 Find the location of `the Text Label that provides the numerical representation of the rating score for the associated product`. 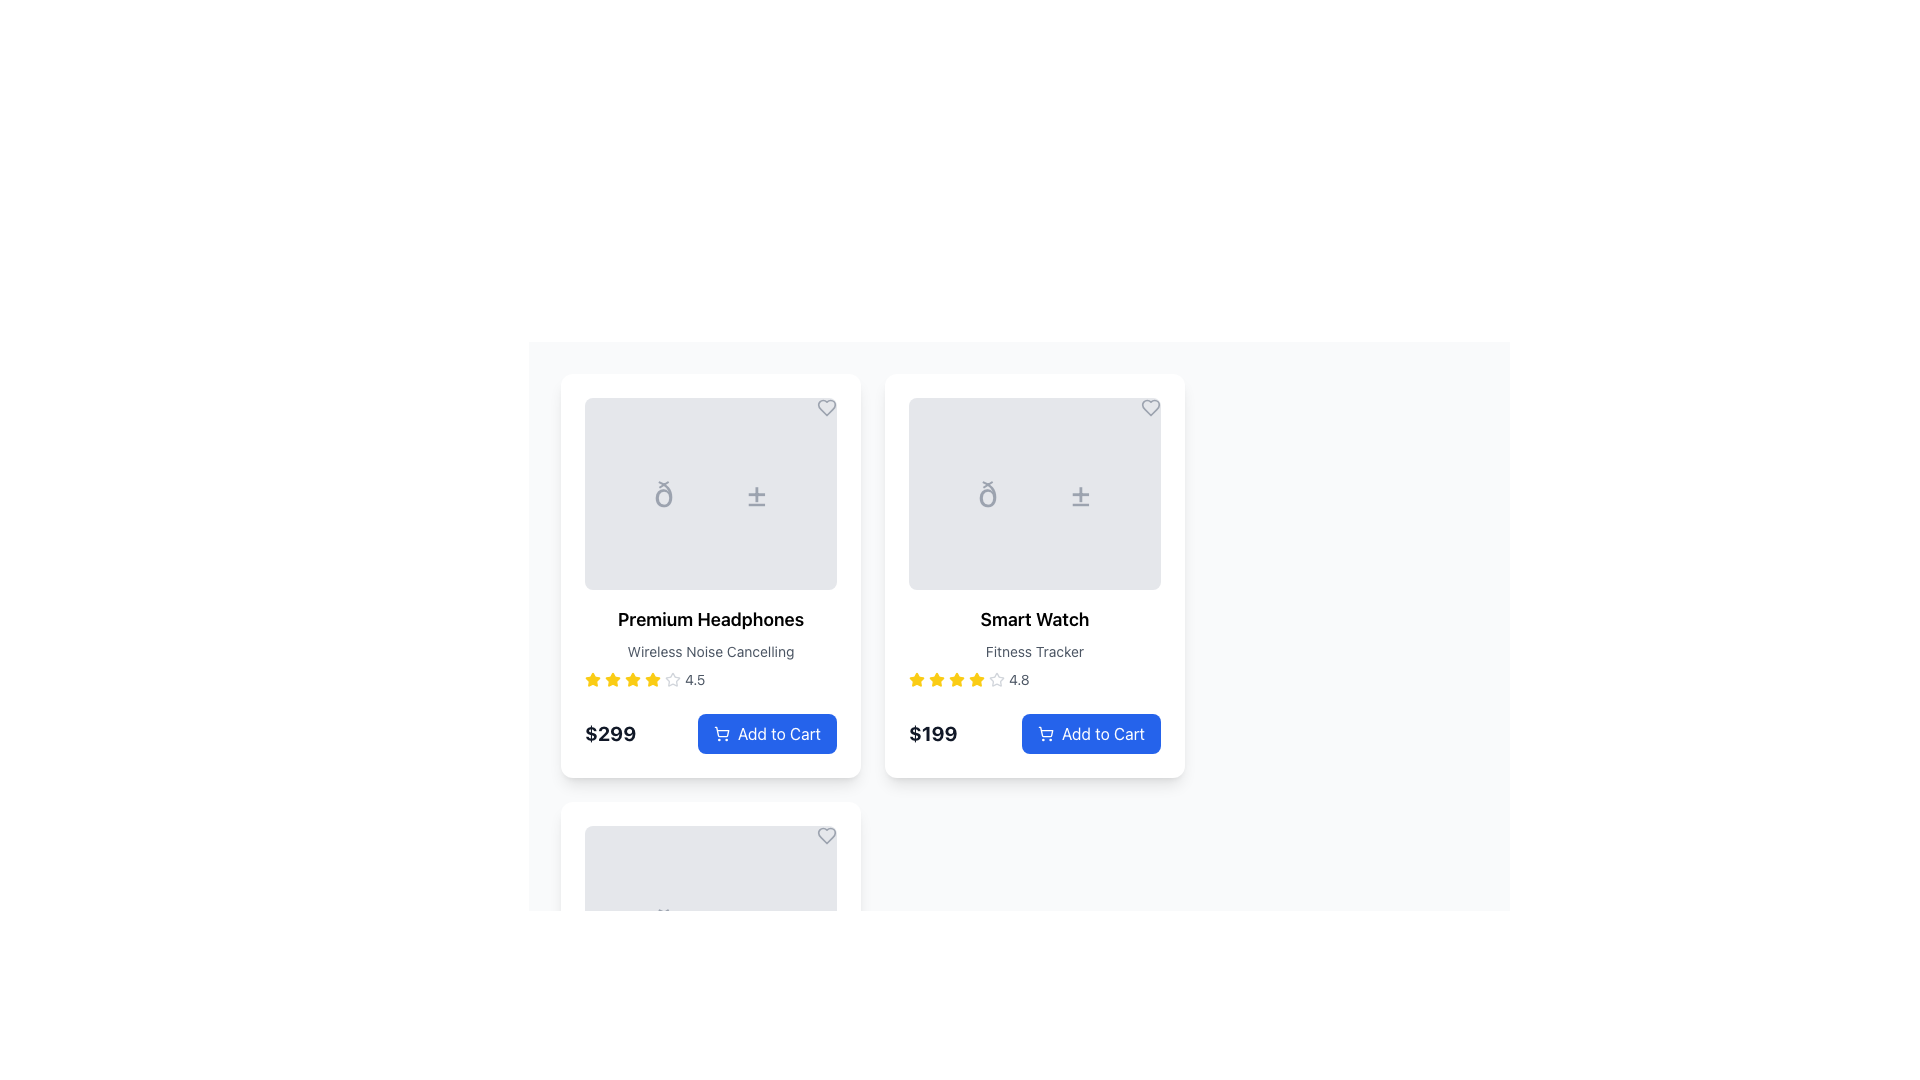

the Text Label that provides the numerical representation of the rating score for the associated product is located at coordinates (1019, 678).